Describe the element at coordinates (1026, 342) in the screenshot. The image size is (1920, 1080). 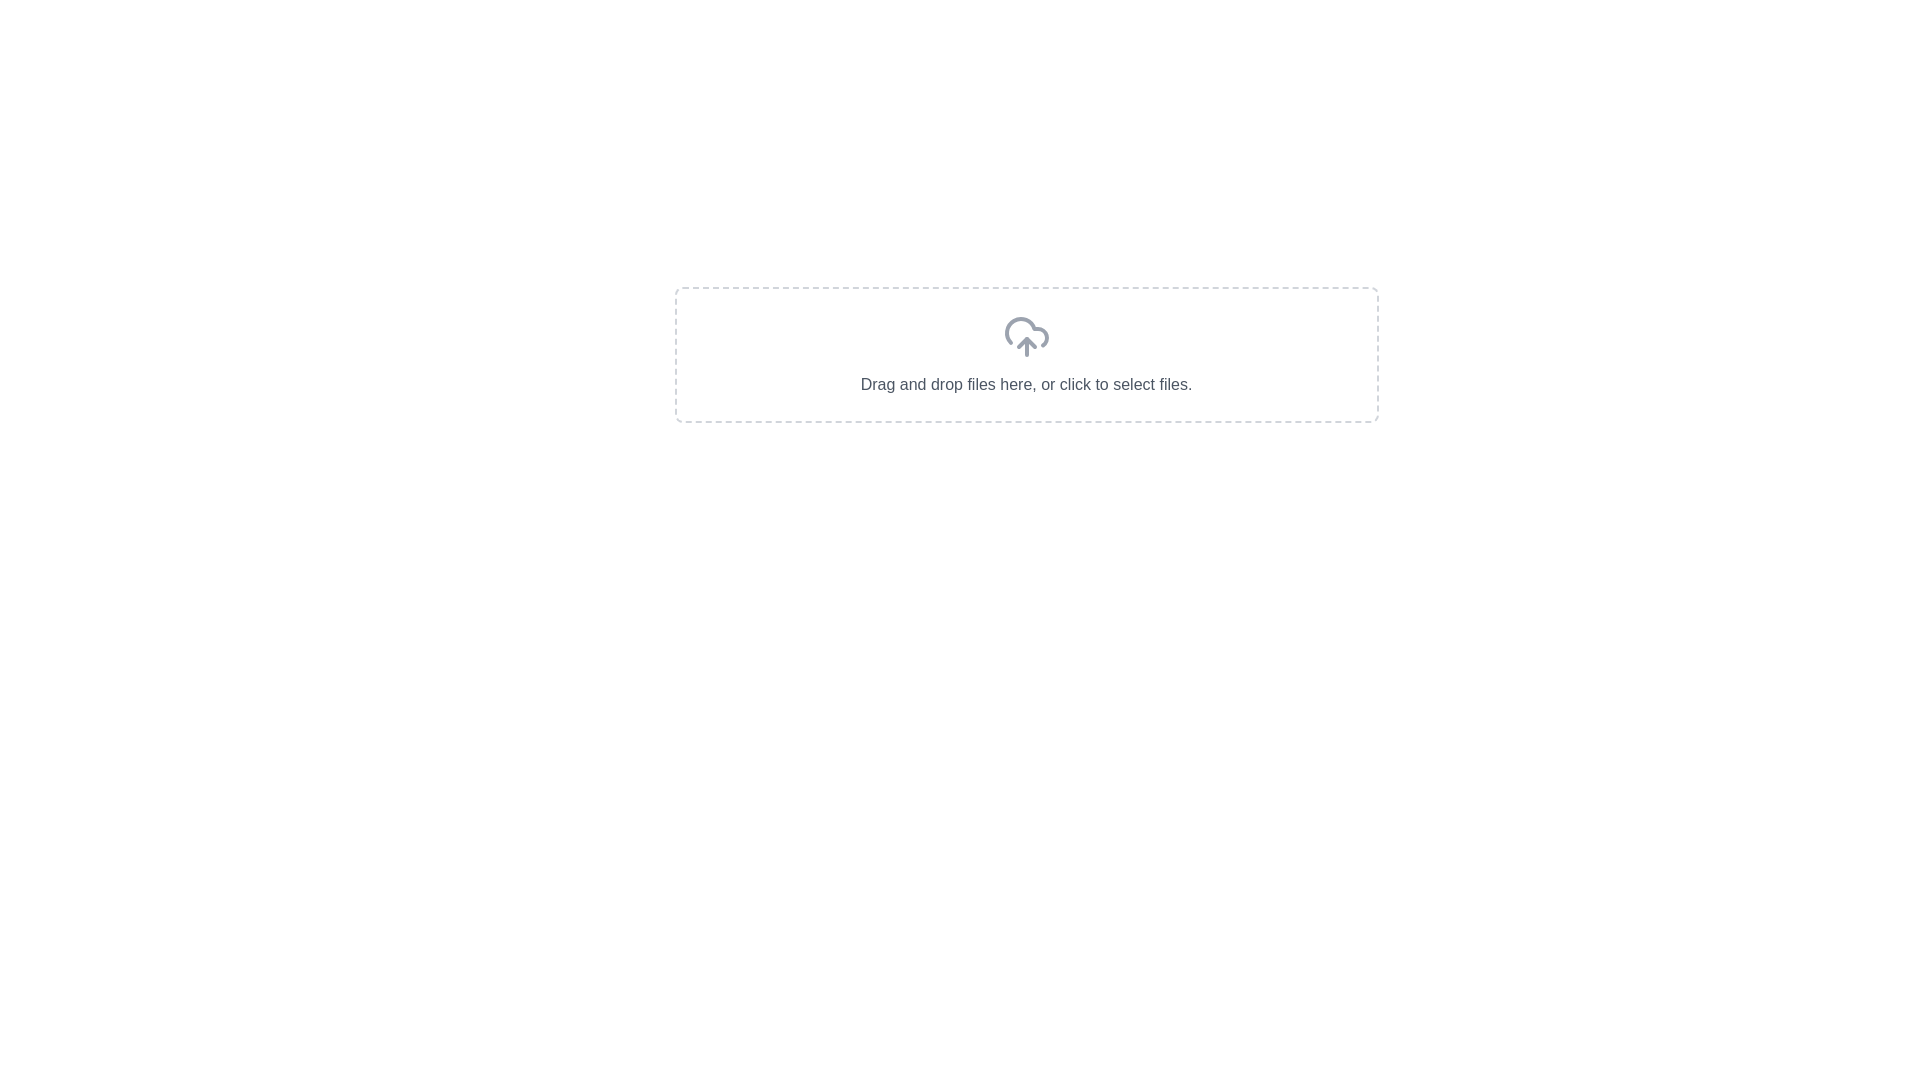
I see `the upward pointing arrow shape integrated within the cloud icon, located towards the bottom center of the cloud` at that location.